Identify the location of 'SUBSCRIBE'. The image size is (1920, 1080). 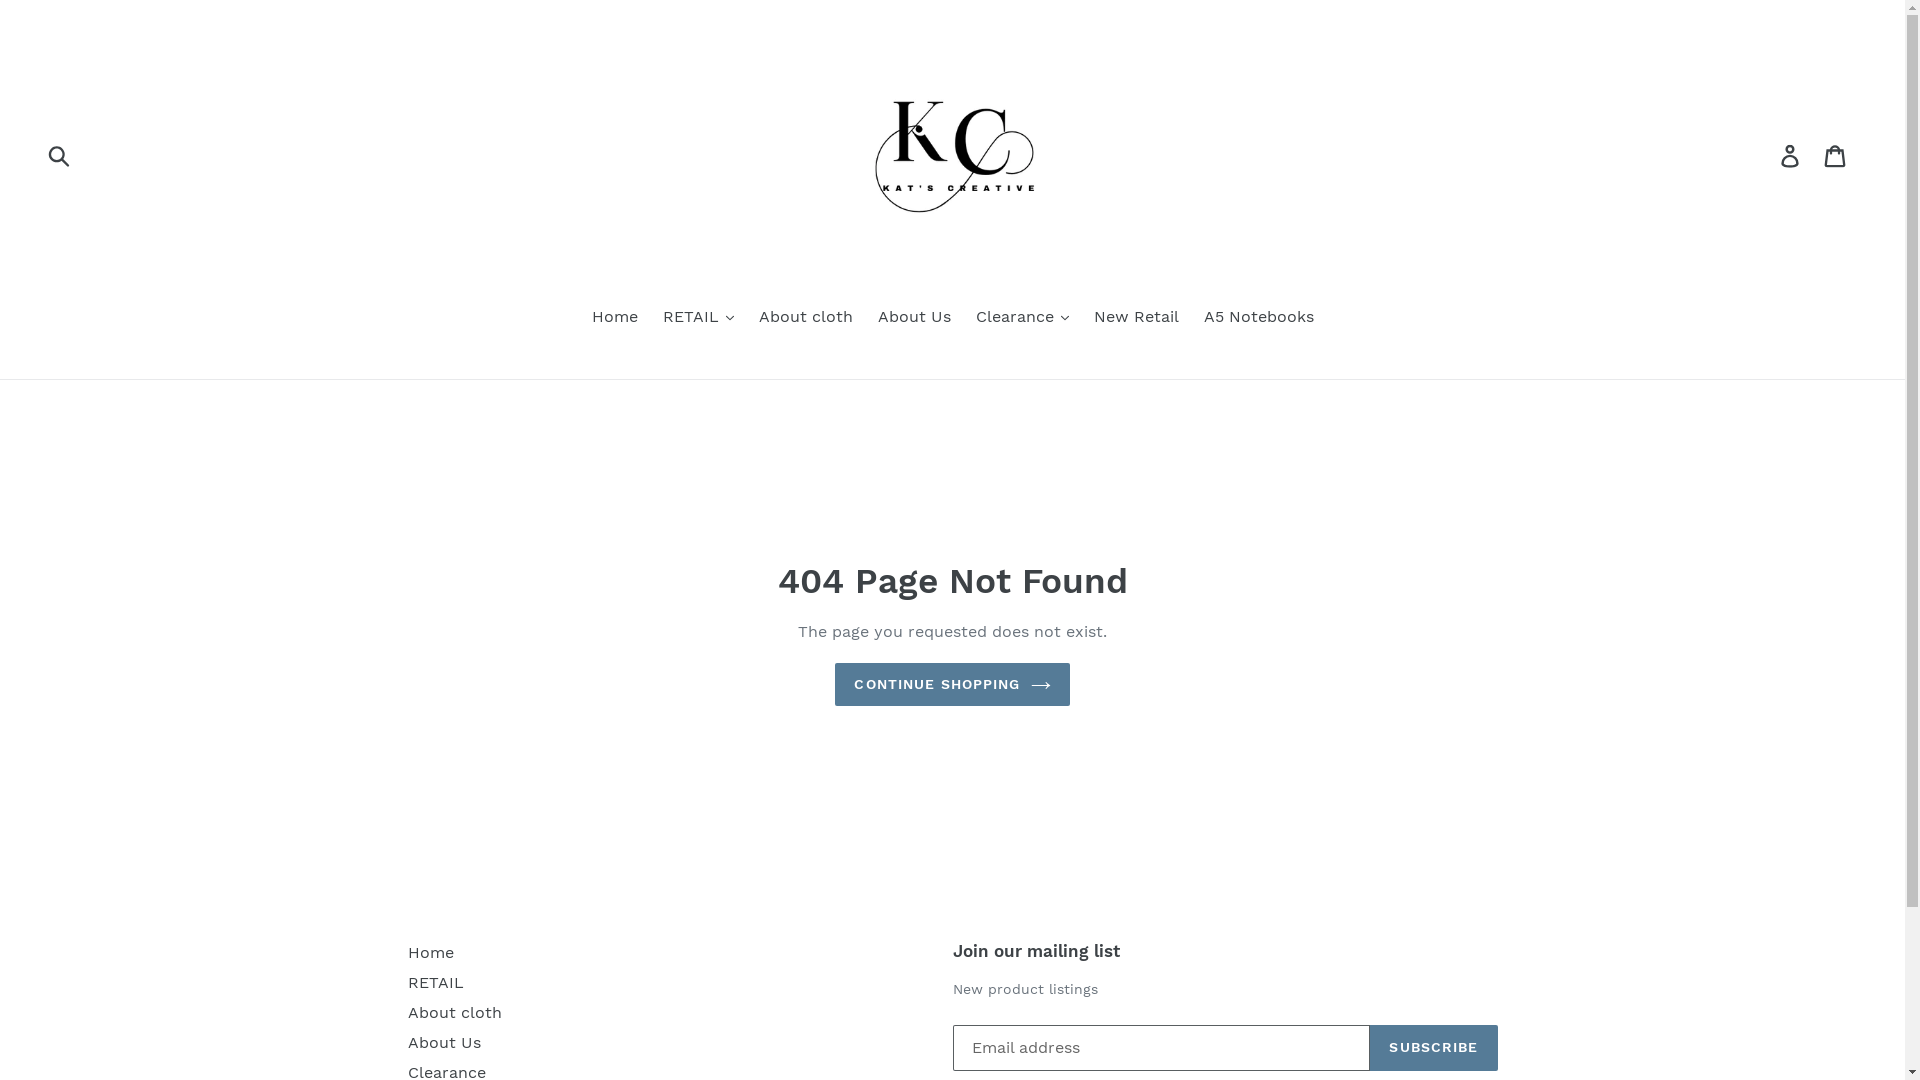
(1432, 1047).